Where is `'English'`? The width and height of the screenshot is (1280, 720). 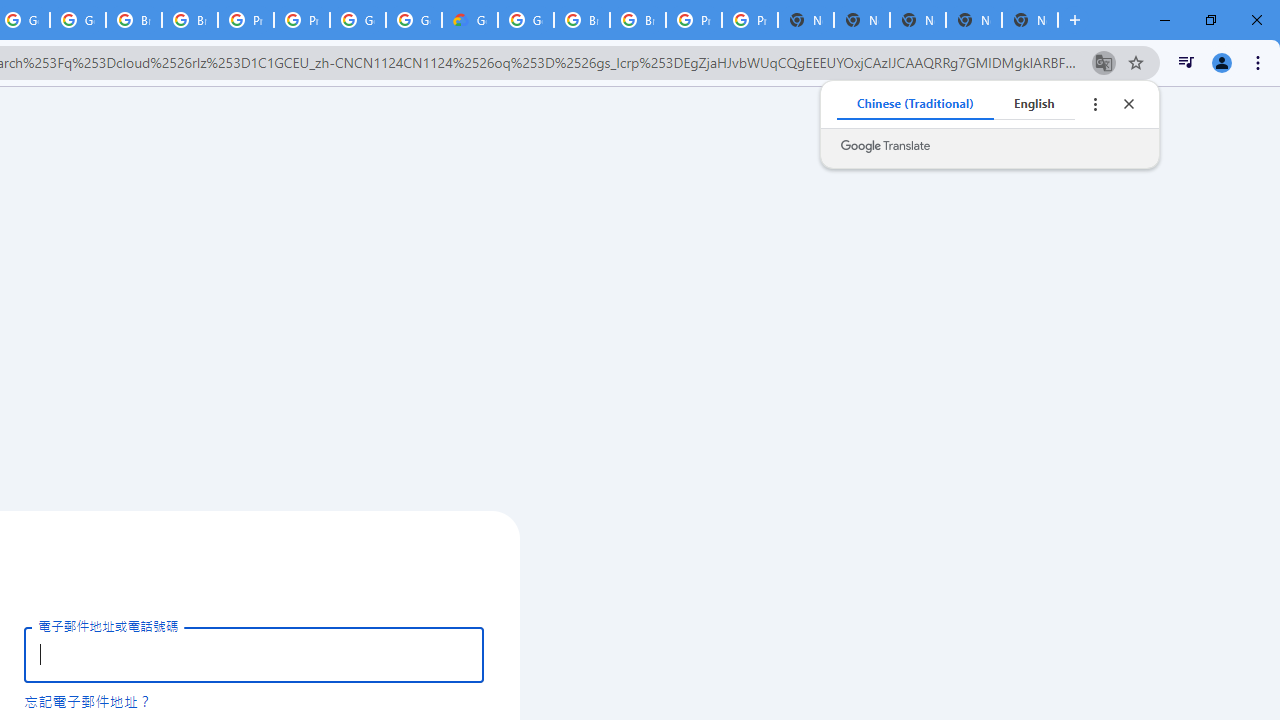 'English' is located at coordinates (1034, 104).